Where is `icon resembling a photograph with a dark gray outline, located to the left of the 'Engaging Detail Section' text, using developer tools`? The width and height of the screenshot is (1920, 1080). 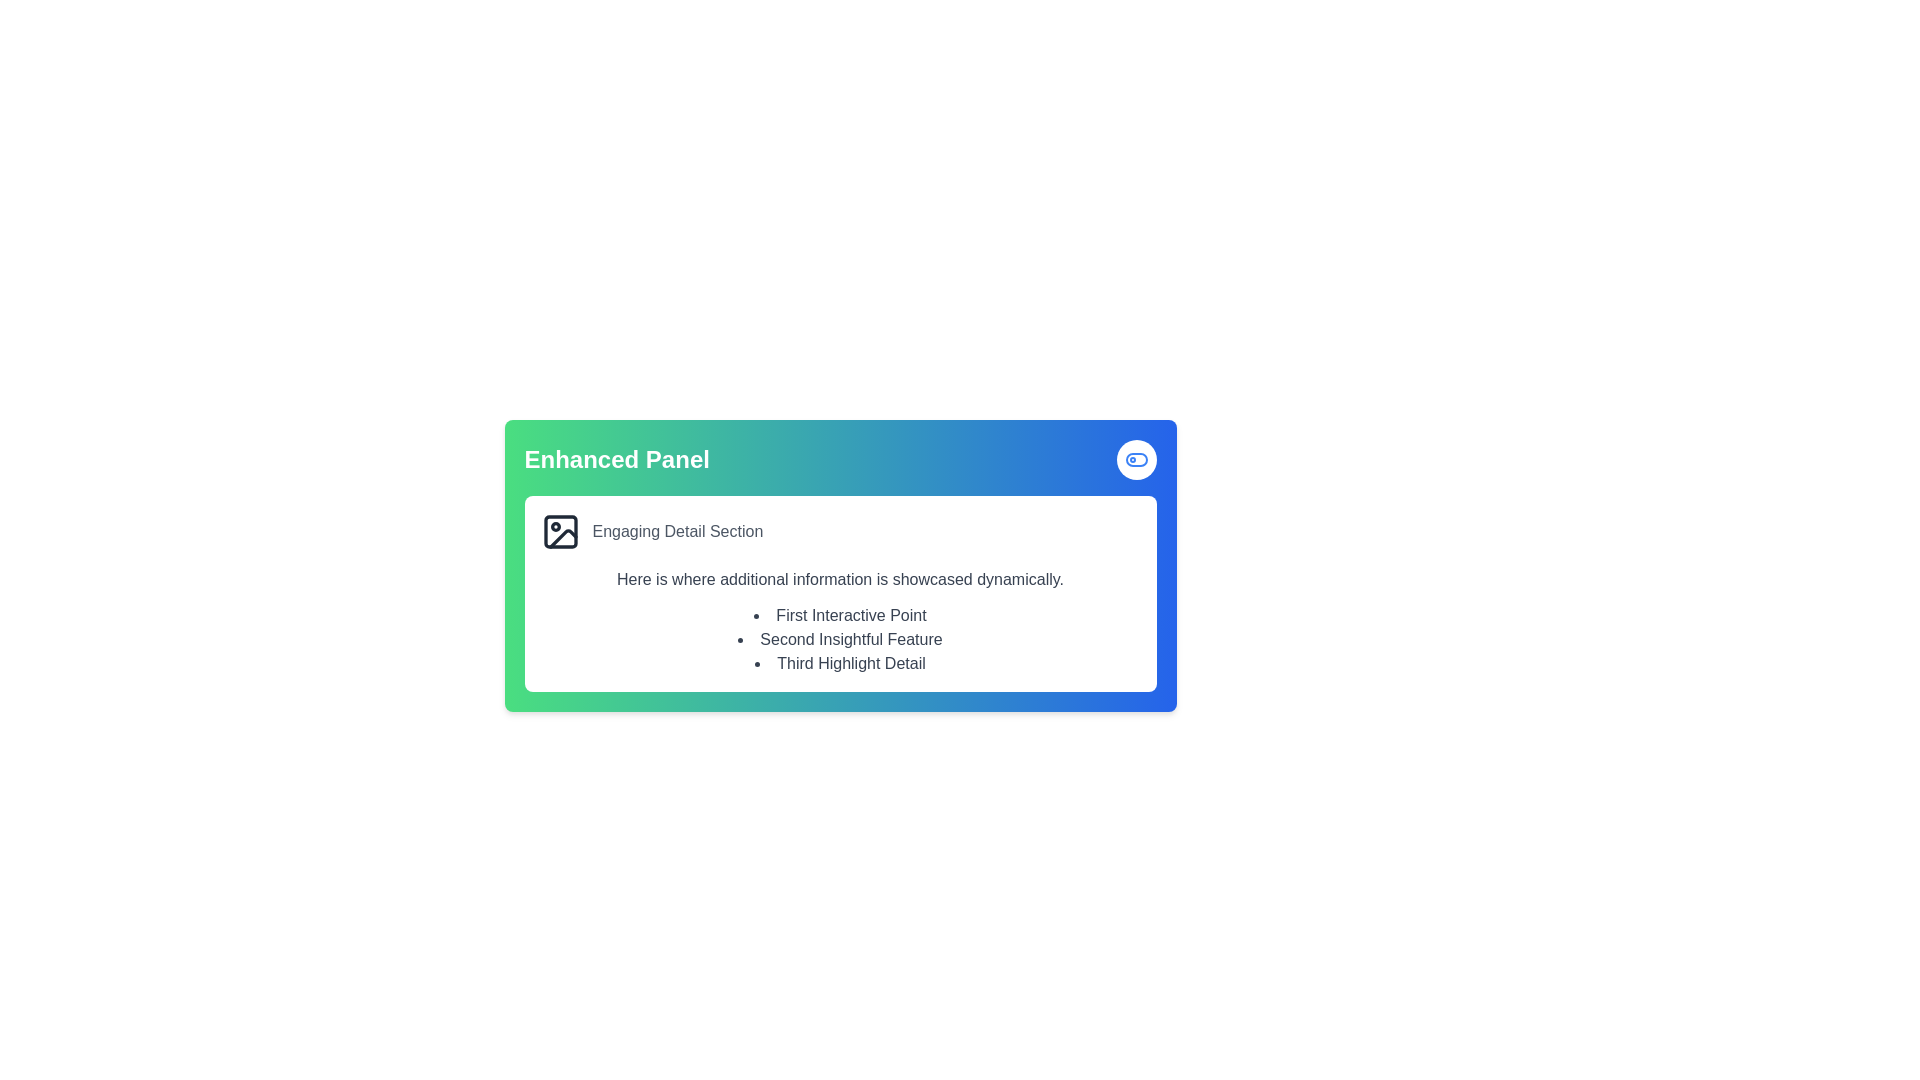 icon resembling a photograph with a dark gray outline, located to the left of the 'Engaging Detail Section' text, using developer tools is located at coordinates (560, 531).